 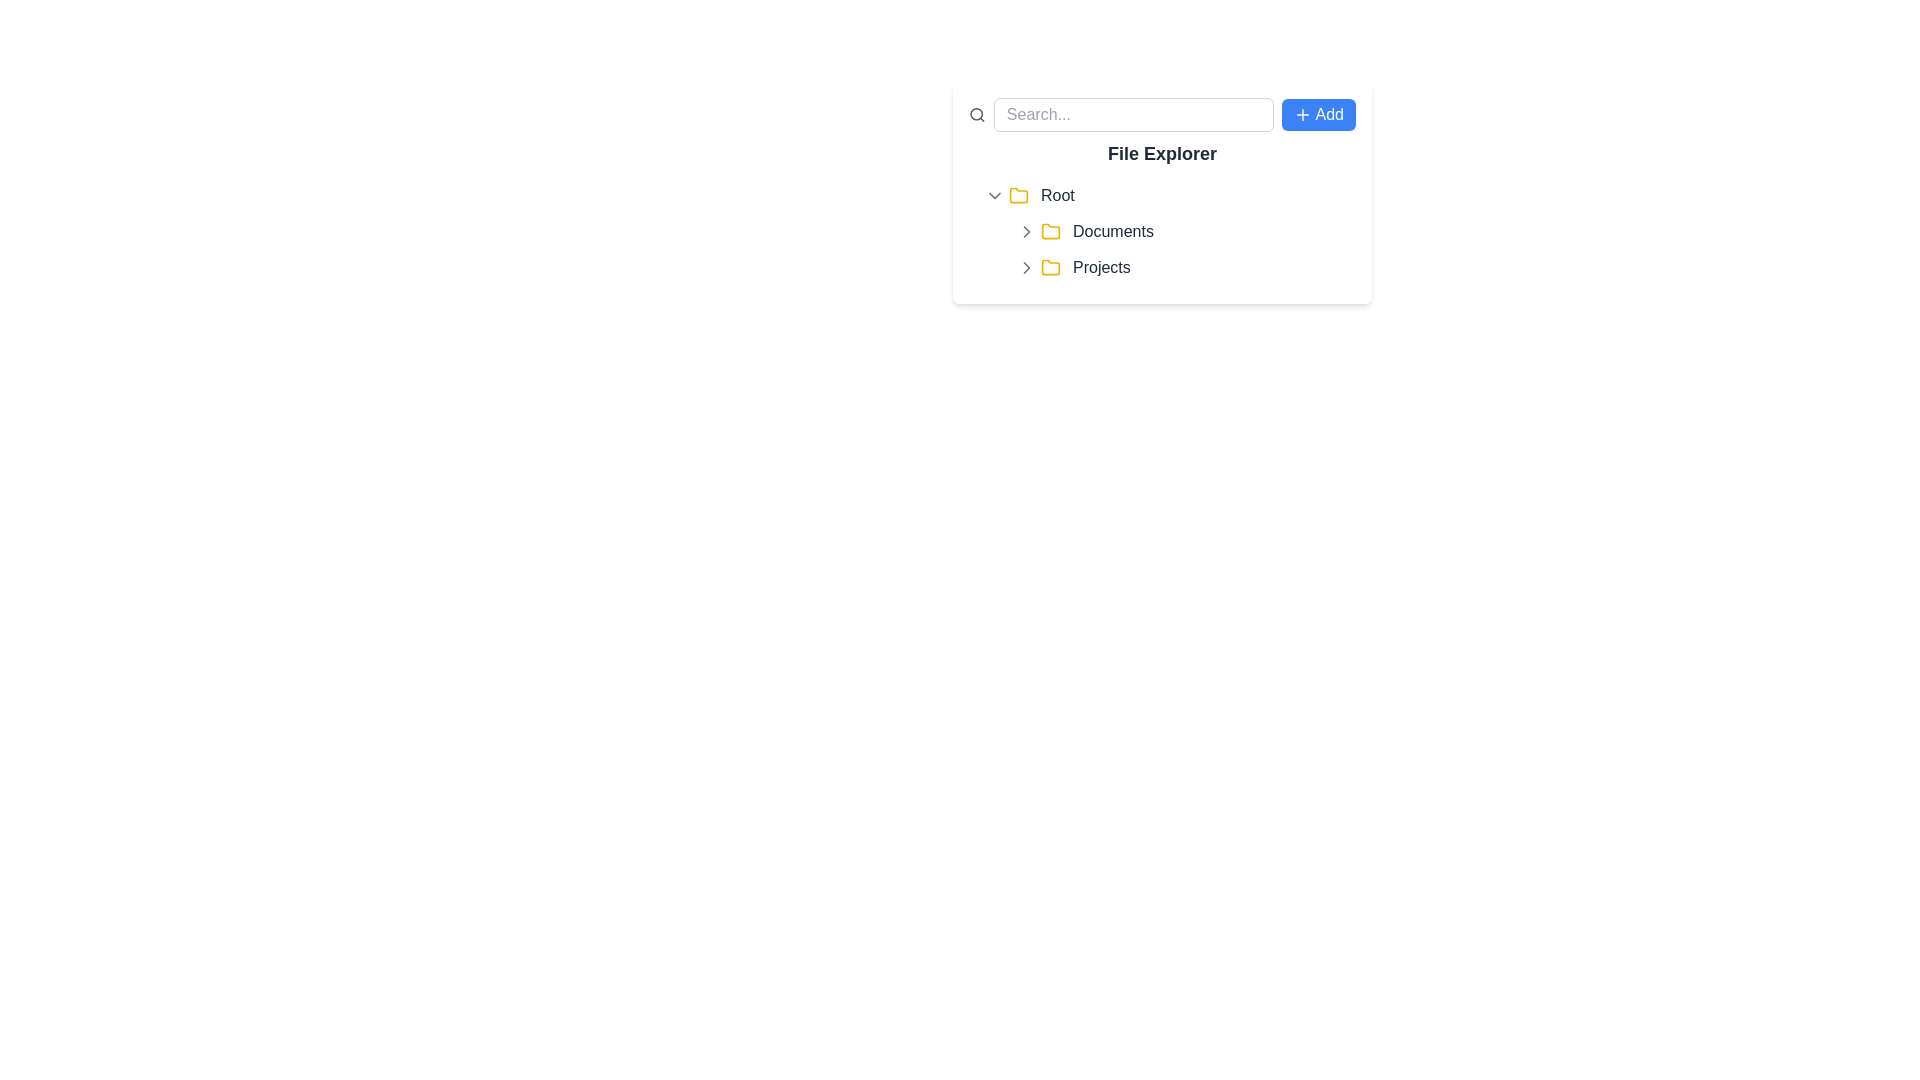 What do you see at coordinates (1027, 230) in the screenshot?
I see `the right-facing chevron icon adjacent to the 'Documents' text label` at bounding box center [1027, 230].